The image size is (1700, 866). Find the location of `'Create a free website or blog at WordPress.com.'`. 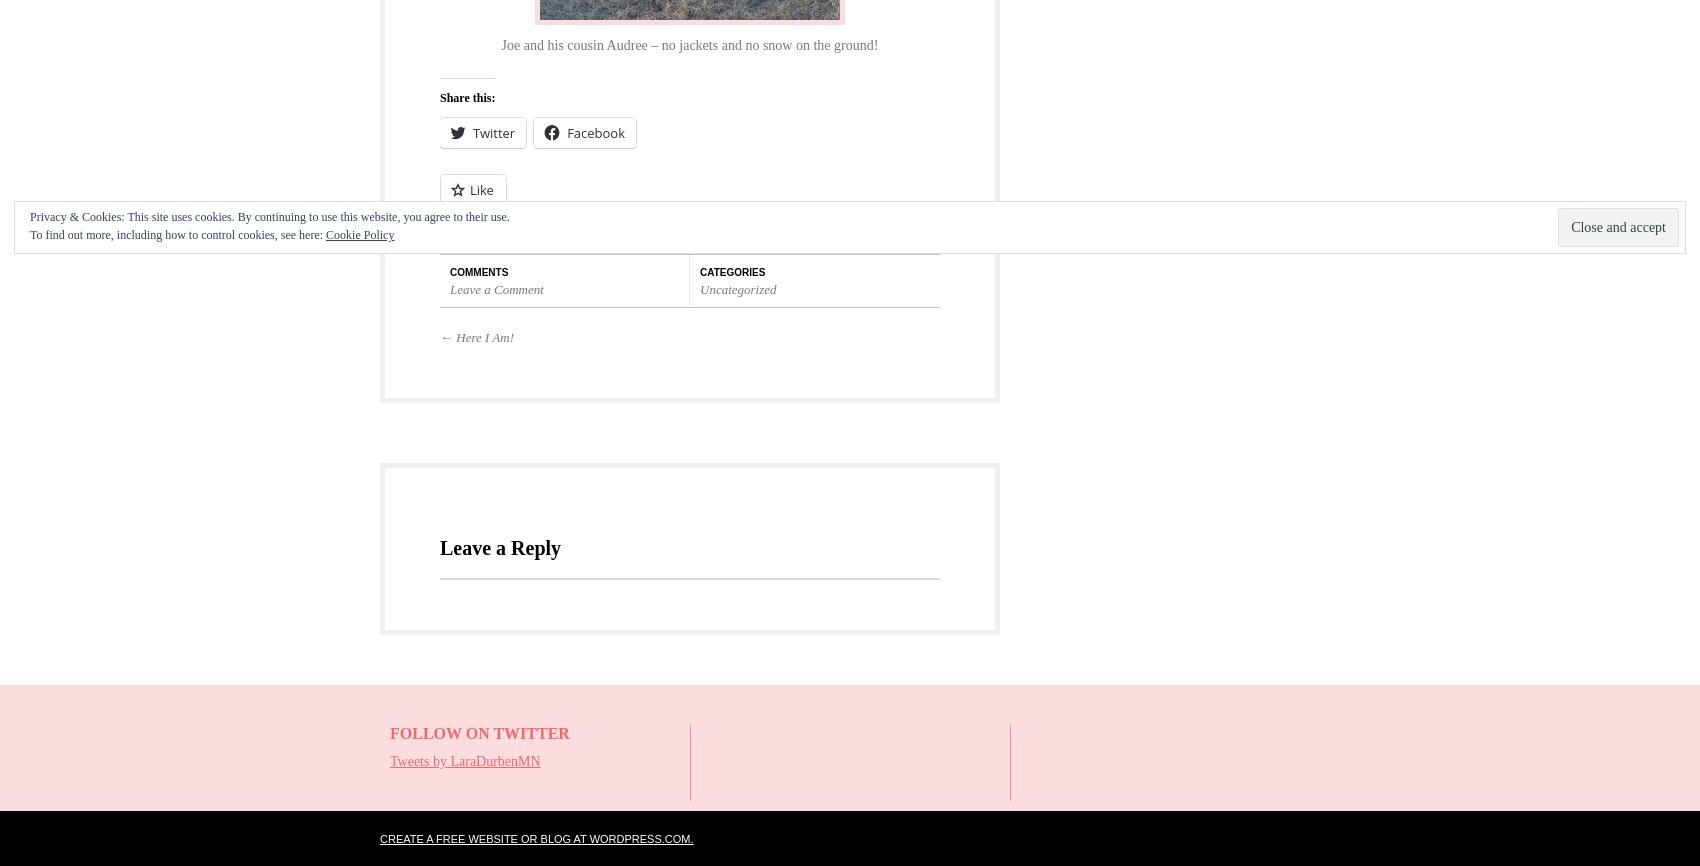

'Create a free website or blog at WordPress.com.' is located at coordinates (535, 837).